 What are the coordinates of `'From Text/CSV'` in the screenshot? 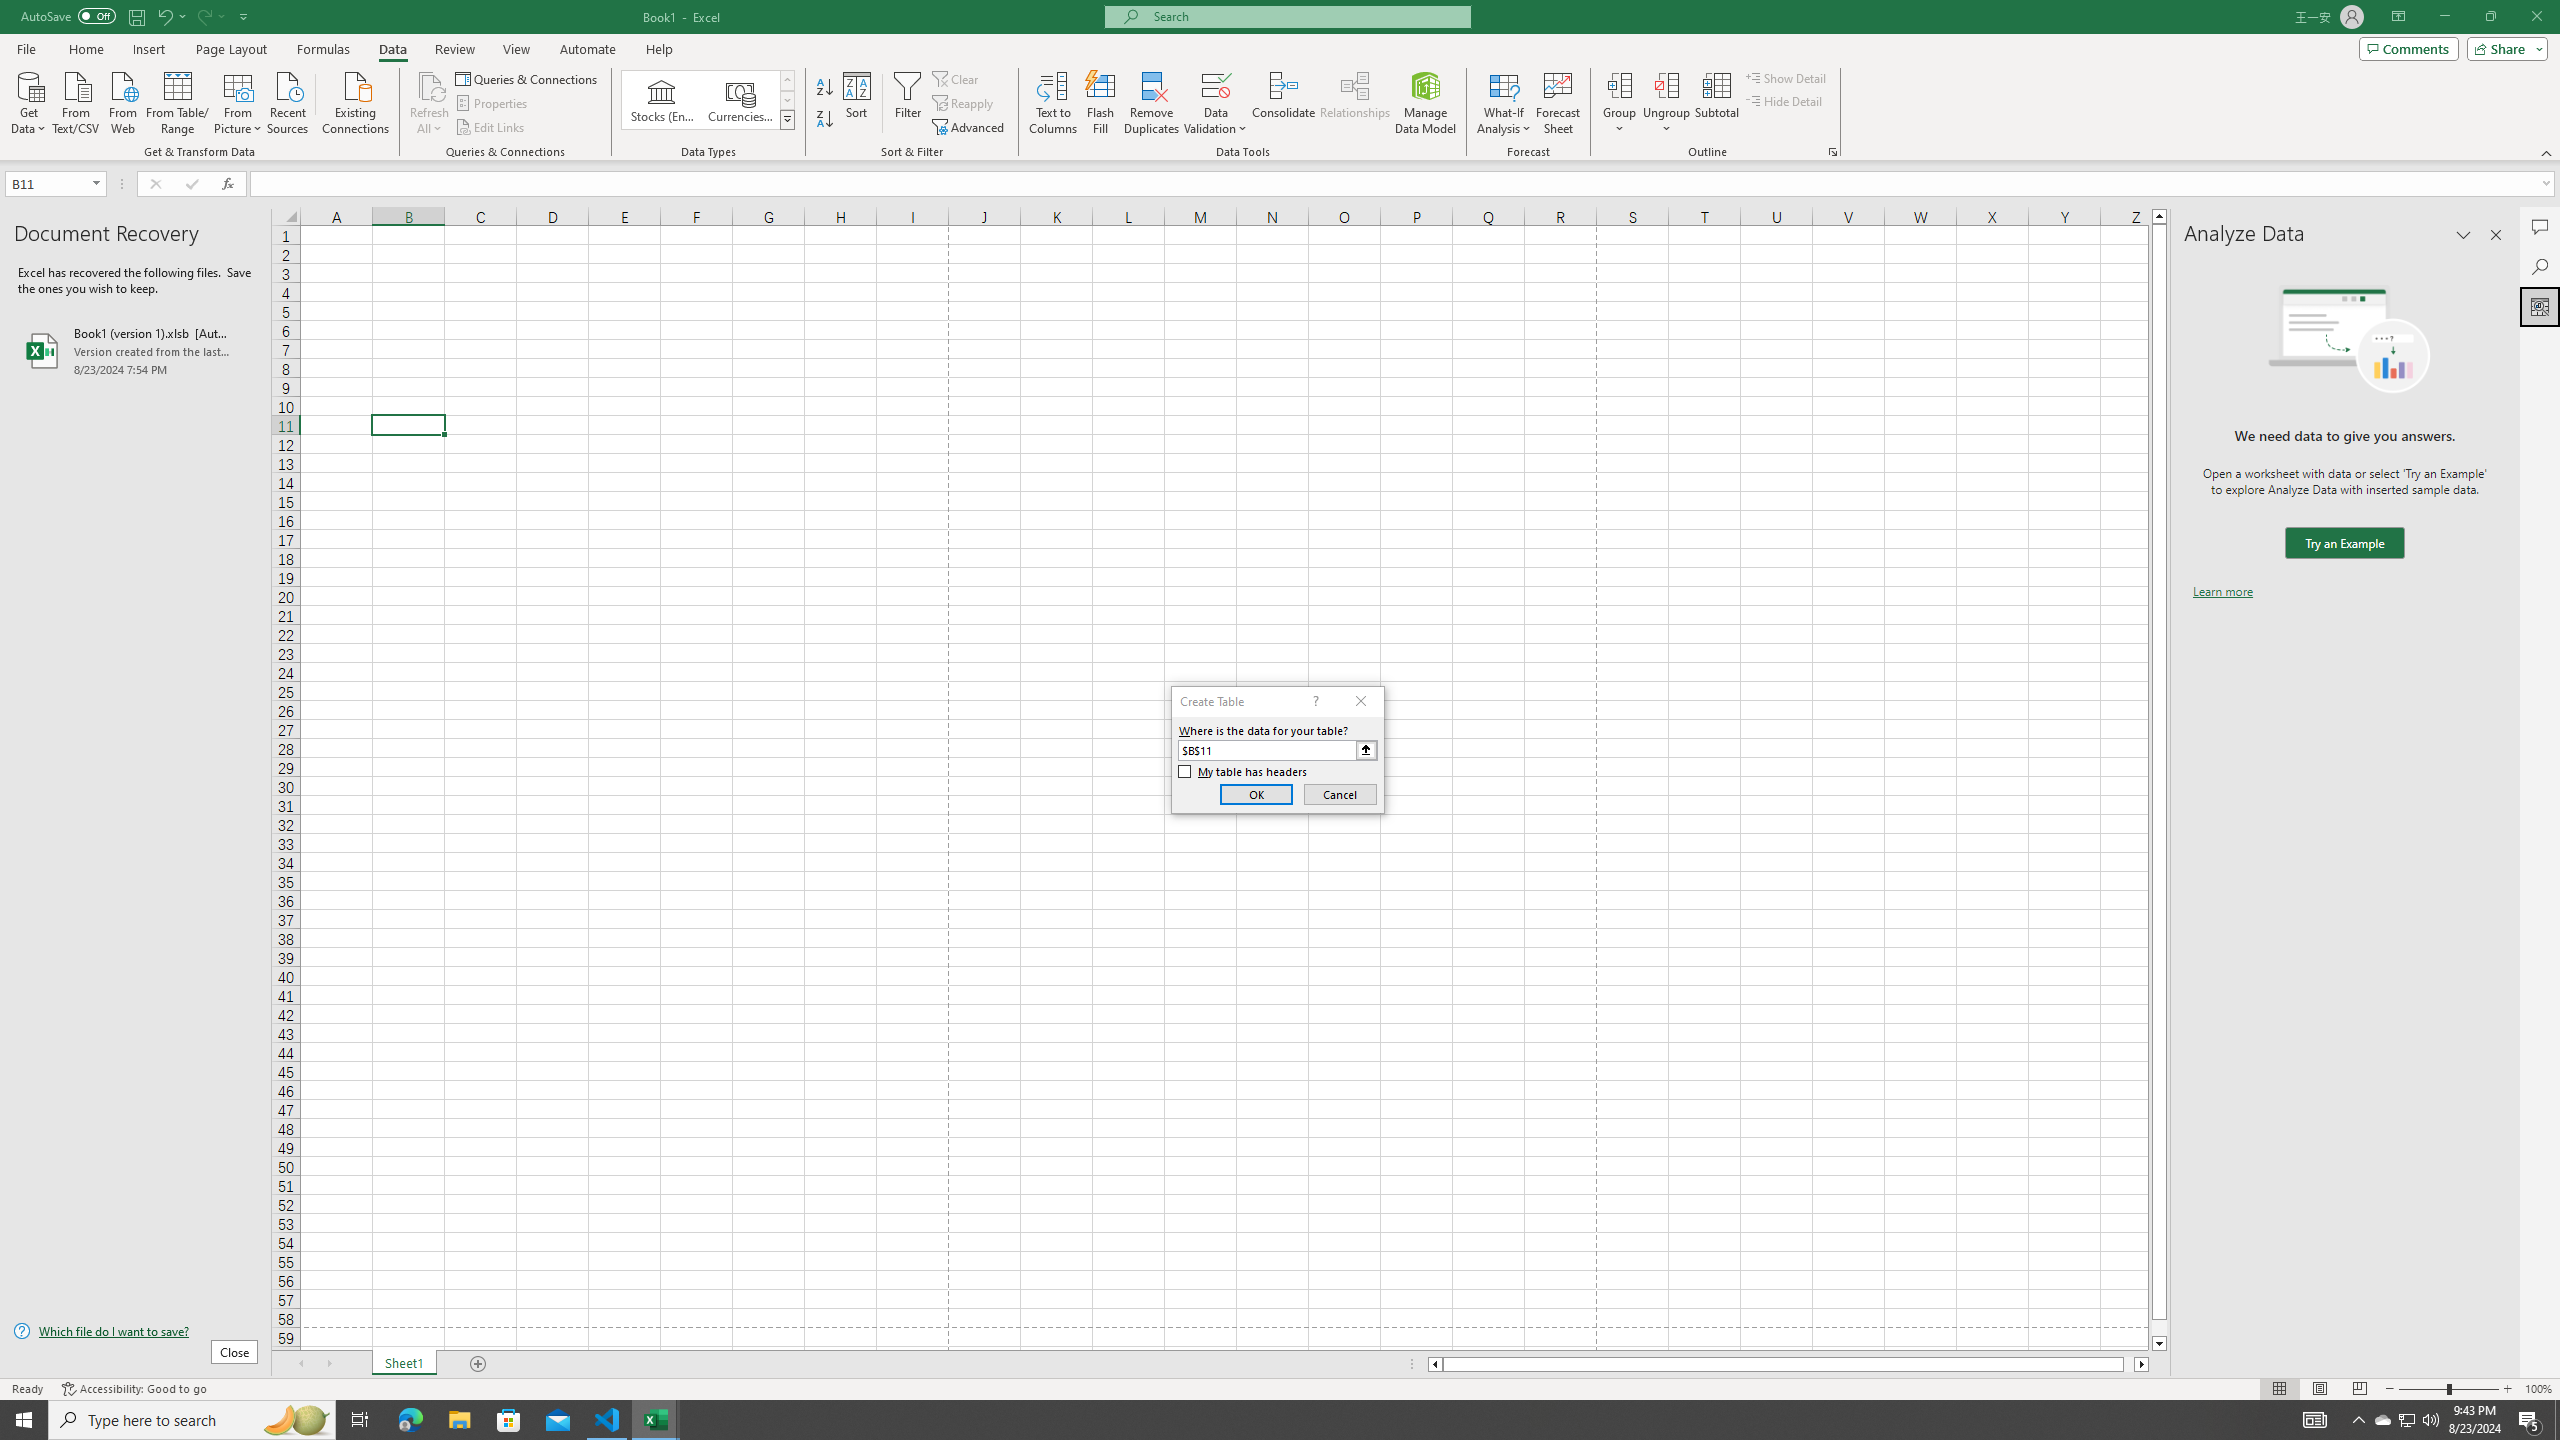 It's located at (76, 100).